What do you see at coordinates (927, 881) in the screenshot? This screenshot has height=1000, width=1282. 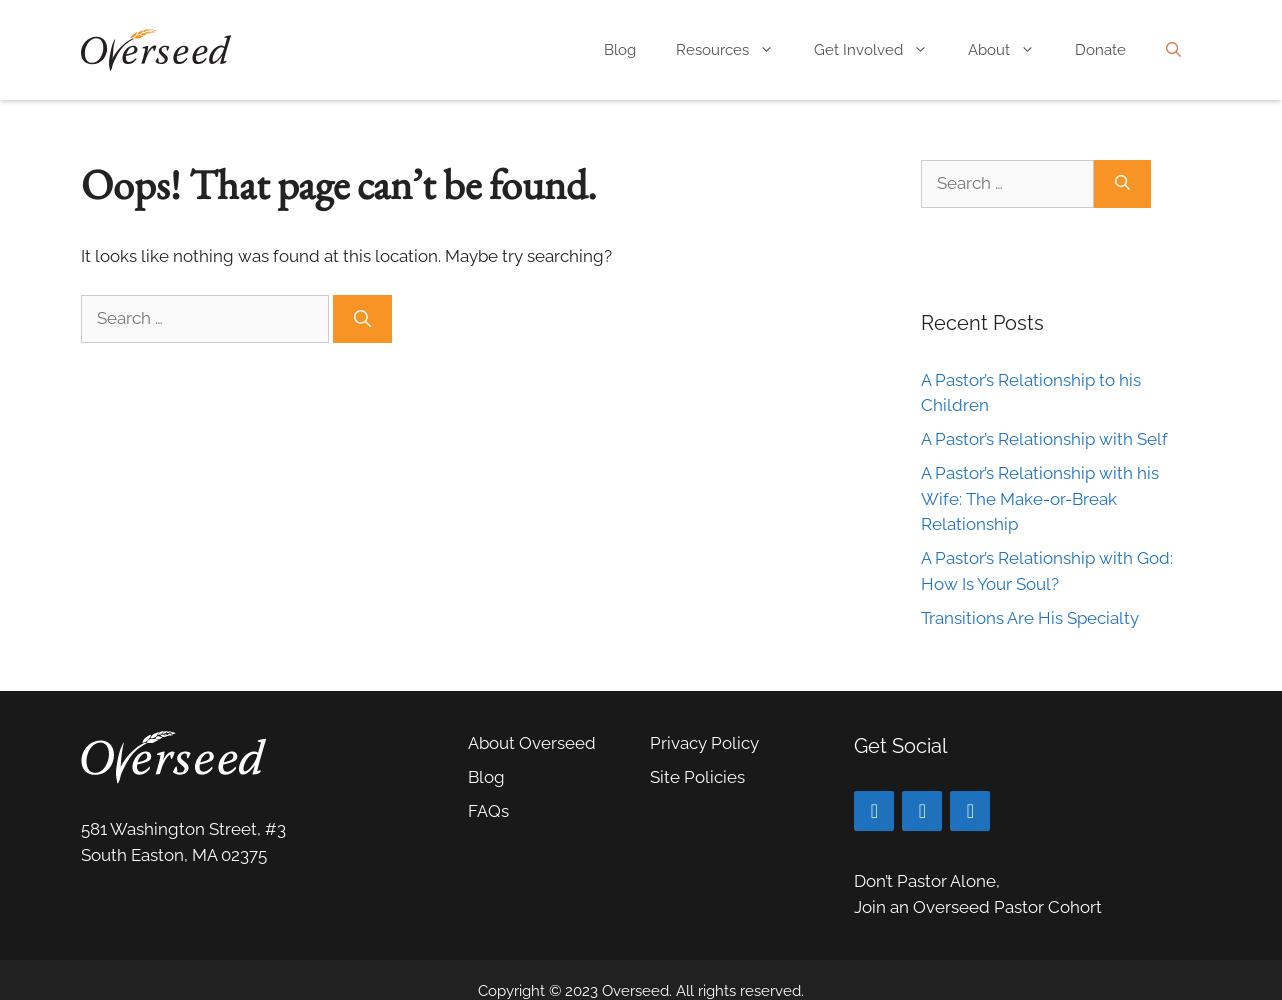 I see `'Don’t Pastor Alone,'` at bounding box center [927, 881].